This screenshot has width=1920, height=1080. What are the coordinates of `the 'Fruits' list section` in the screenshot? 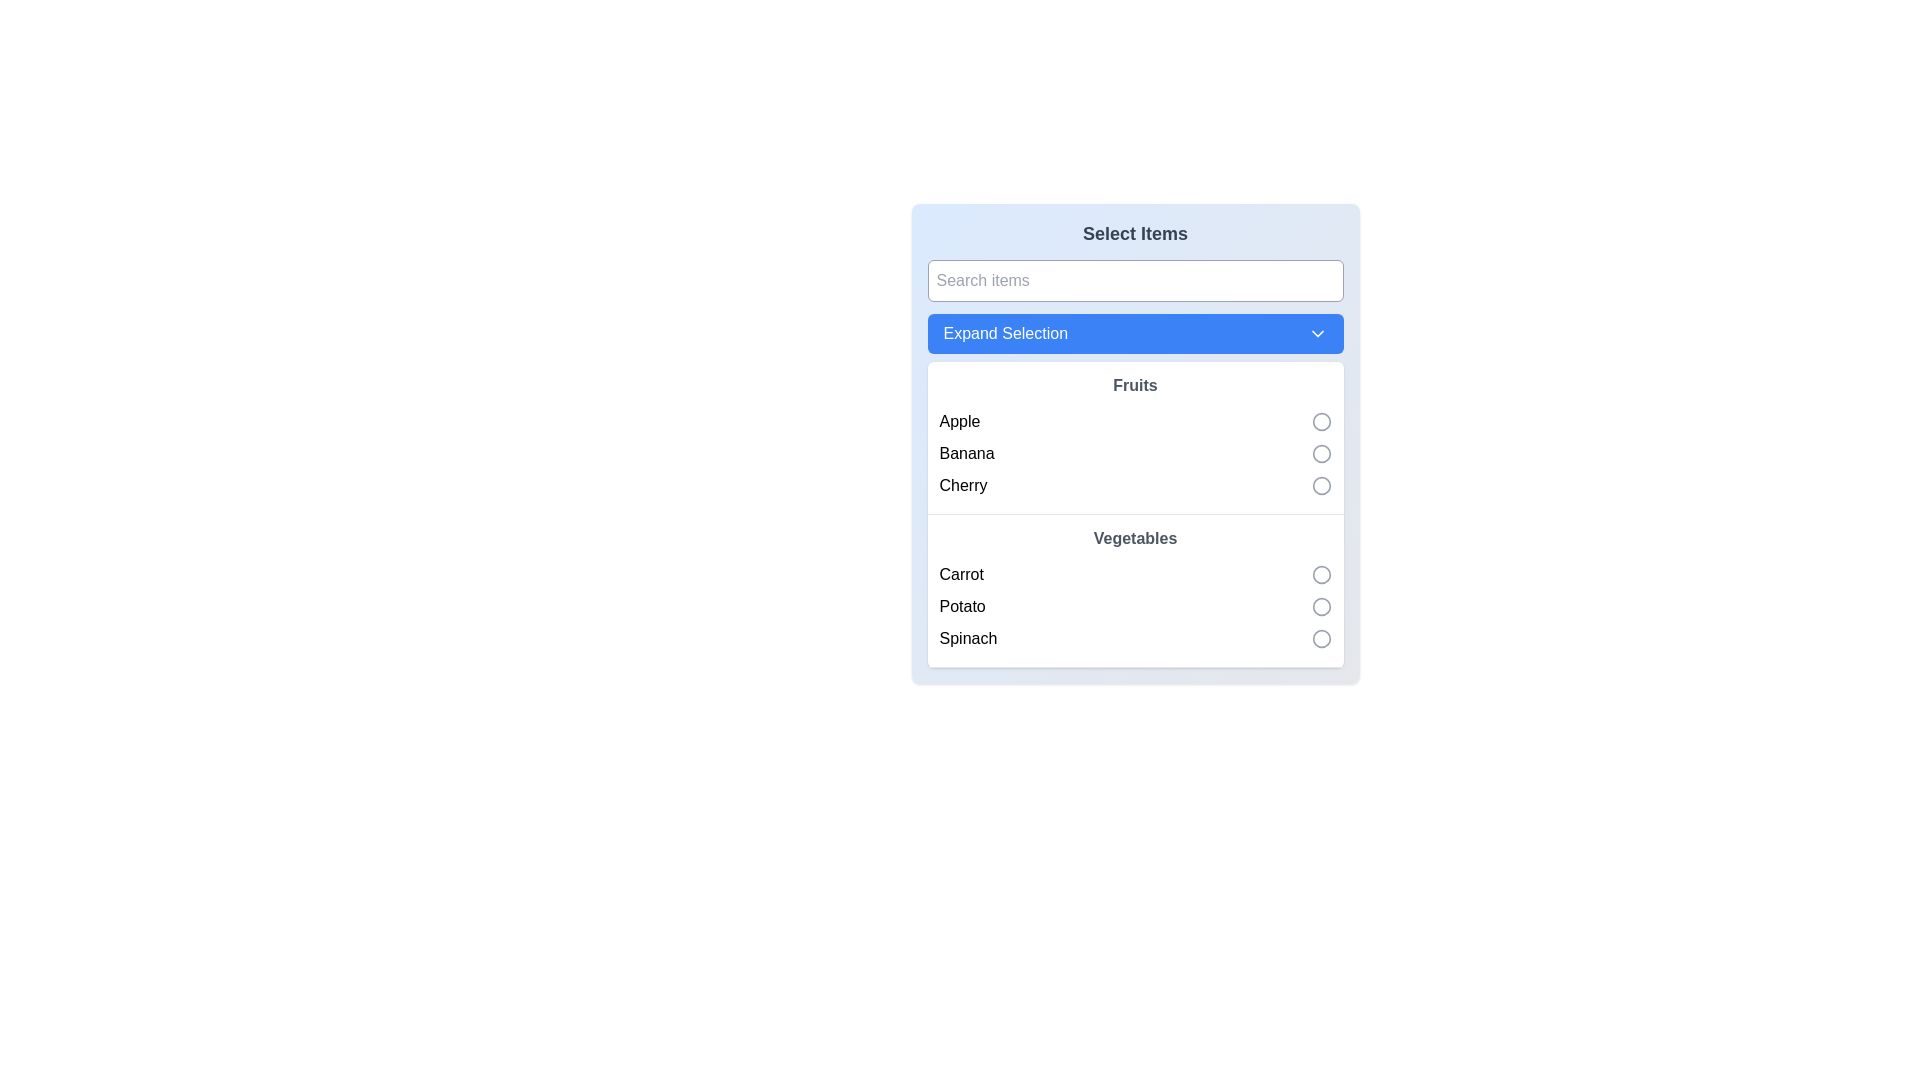 It's located at (1135, 437).